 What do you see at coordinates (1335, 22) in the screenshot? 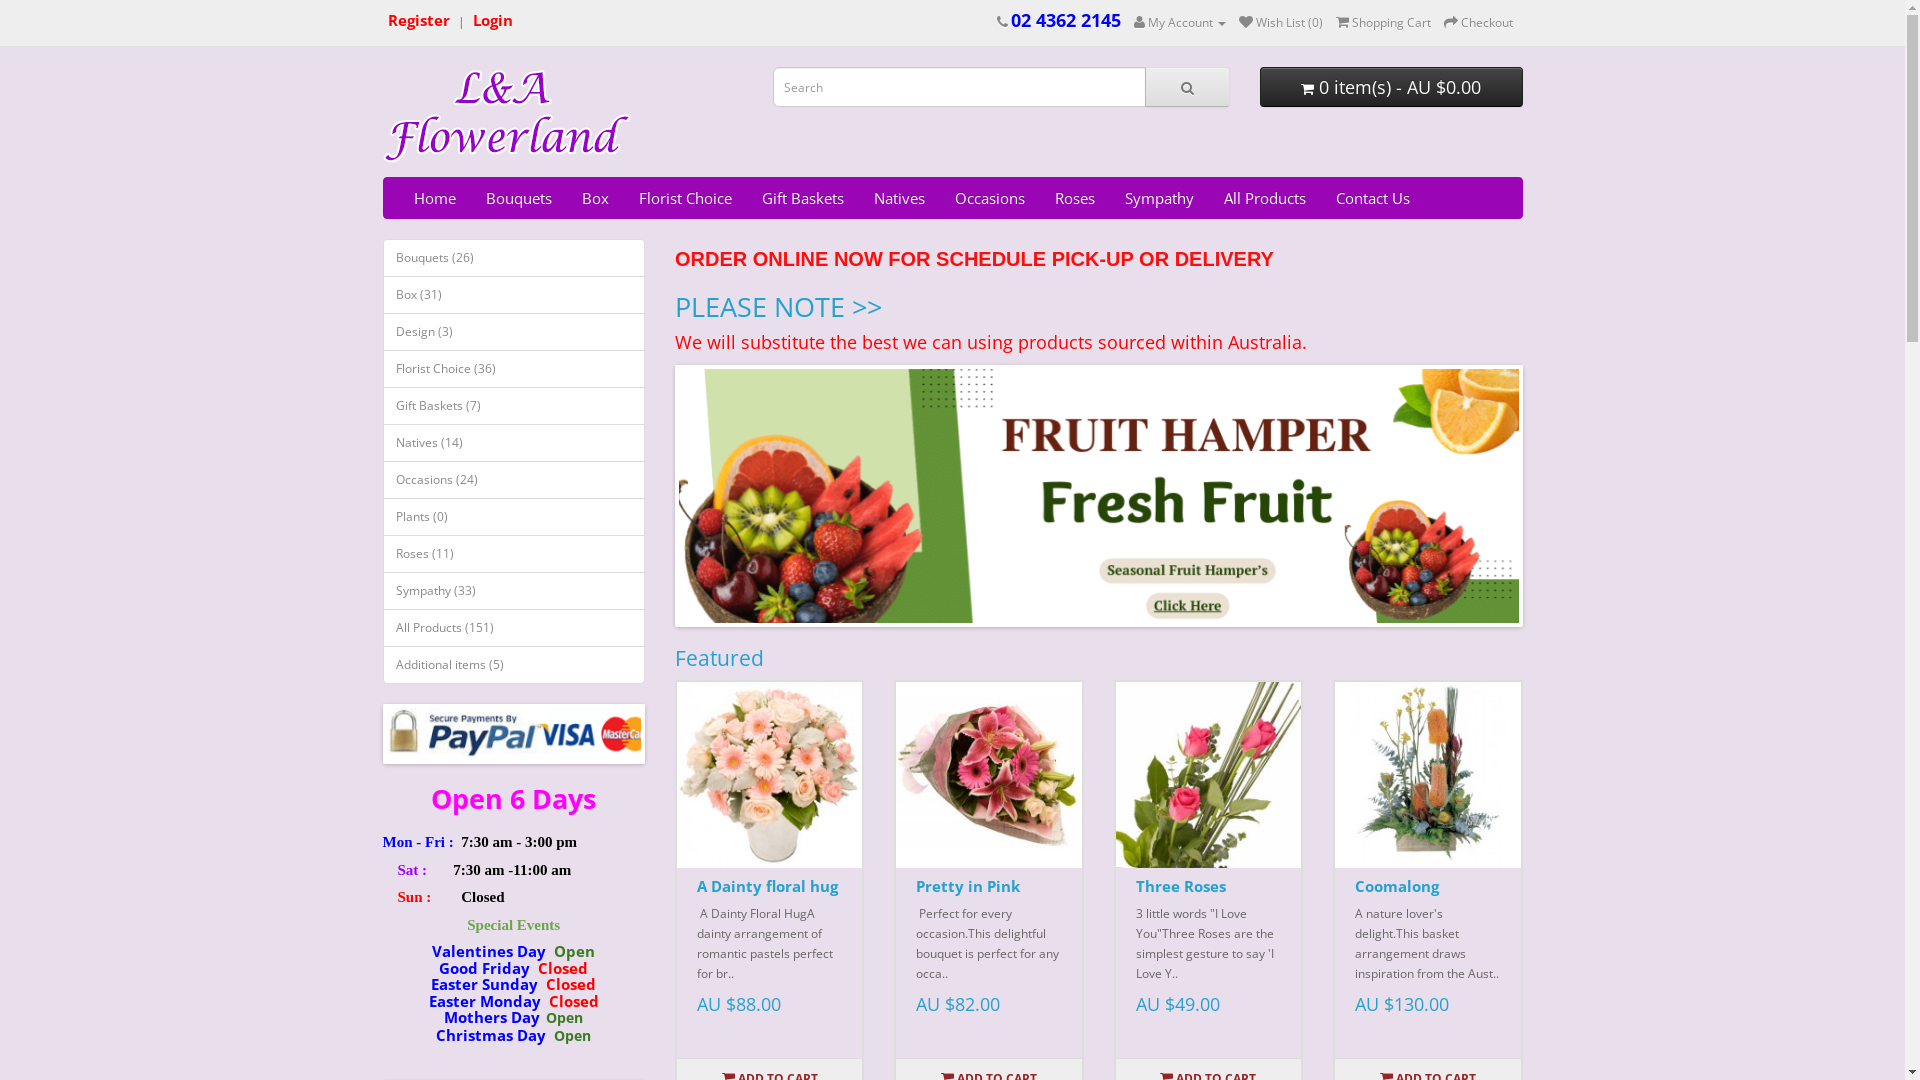
I see `'Shopping Cart'` at bounding box center [1335, 22].